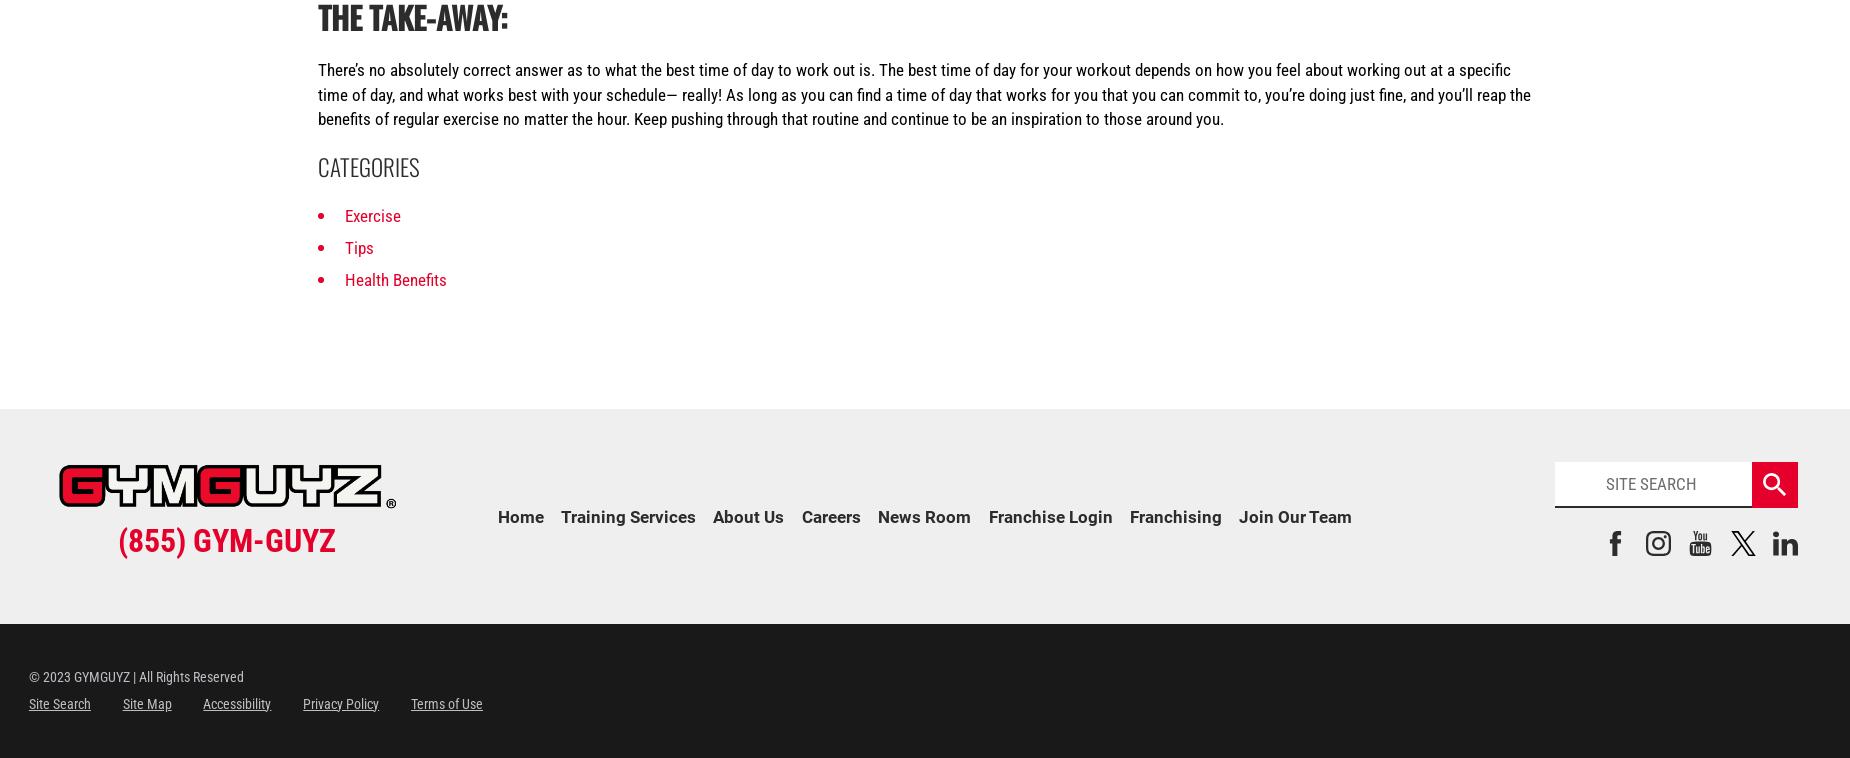 The width and height of the screenshot is (1850, 758). Describe the element at coordinates (134, 677) in the screenshot. I see `'© 2023 GYMGUYZ | All Rights Reserved'` at that location.